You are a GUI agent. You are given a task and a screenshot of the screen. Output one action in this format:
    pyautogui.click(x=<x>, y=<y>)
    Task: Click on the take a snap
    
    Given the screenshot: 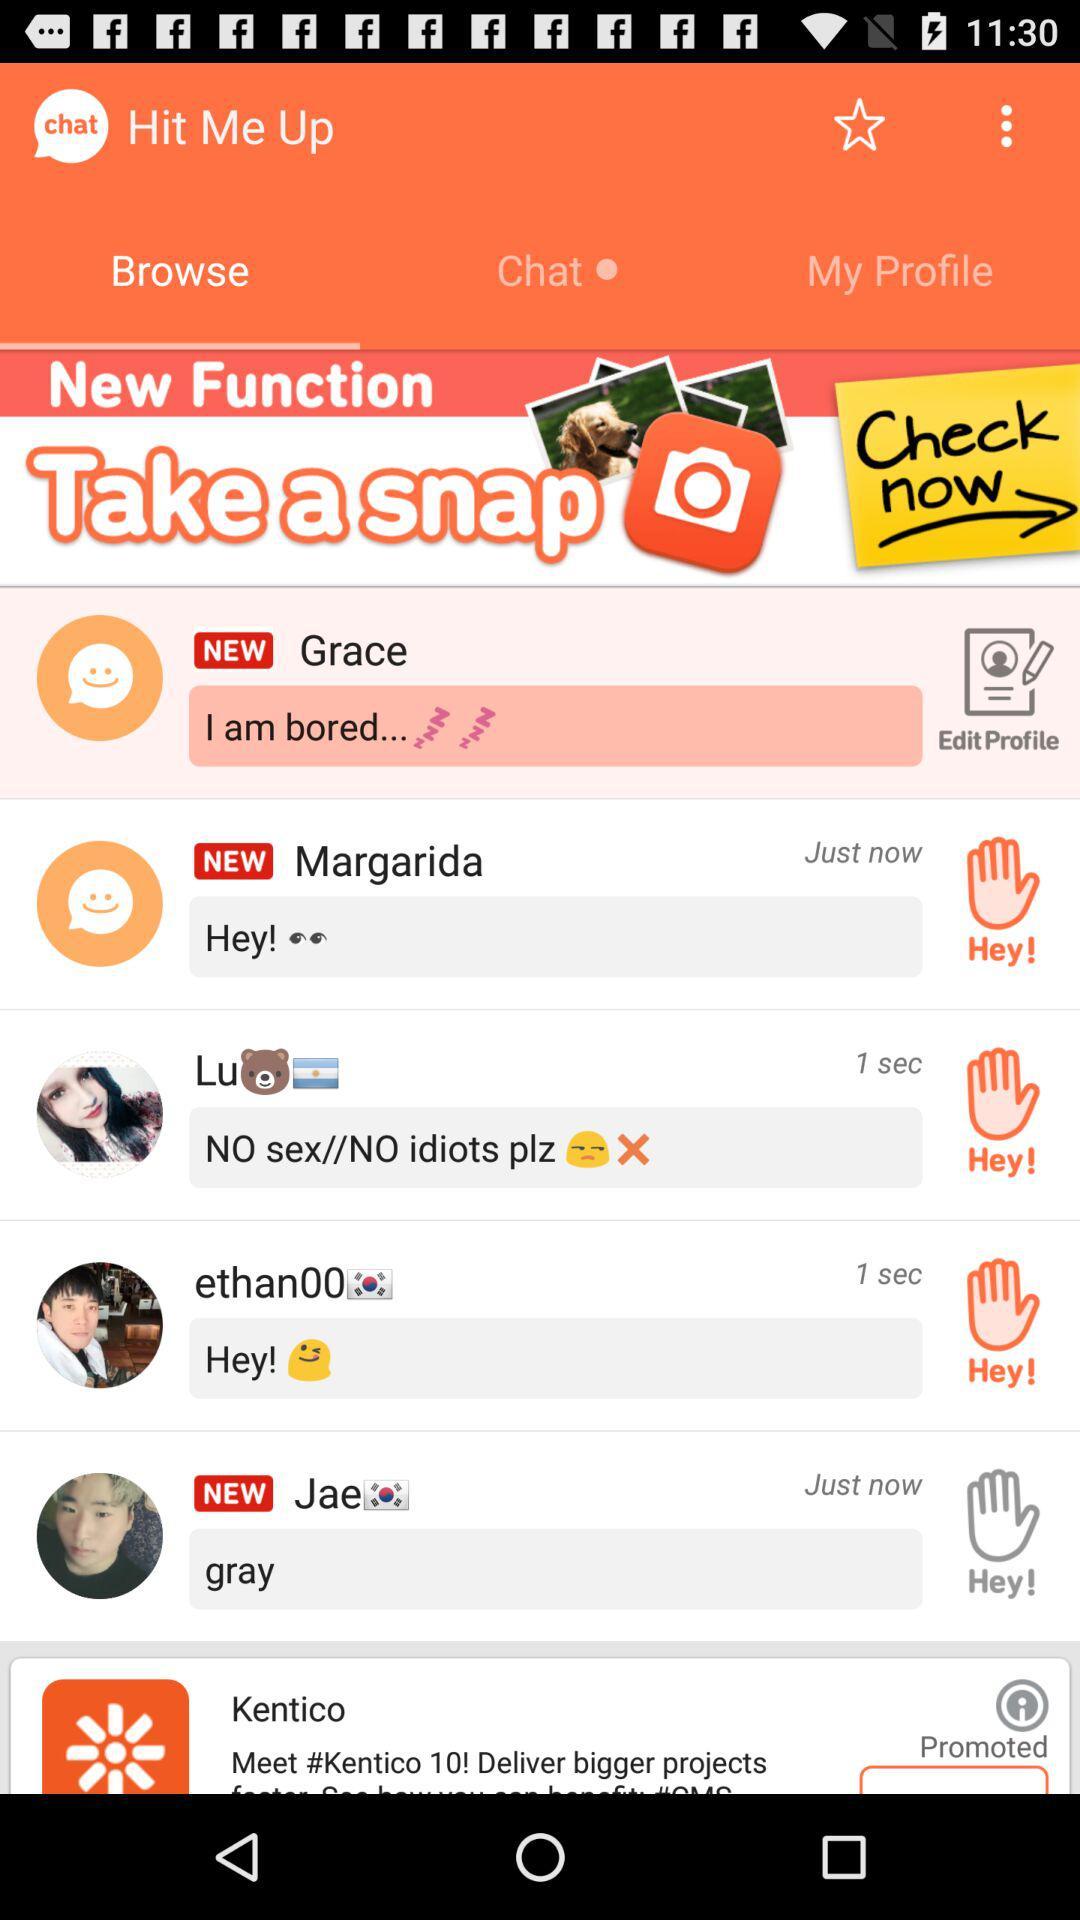 What is the action you would take?
    pyautogui.click(x=540, y=467)
    